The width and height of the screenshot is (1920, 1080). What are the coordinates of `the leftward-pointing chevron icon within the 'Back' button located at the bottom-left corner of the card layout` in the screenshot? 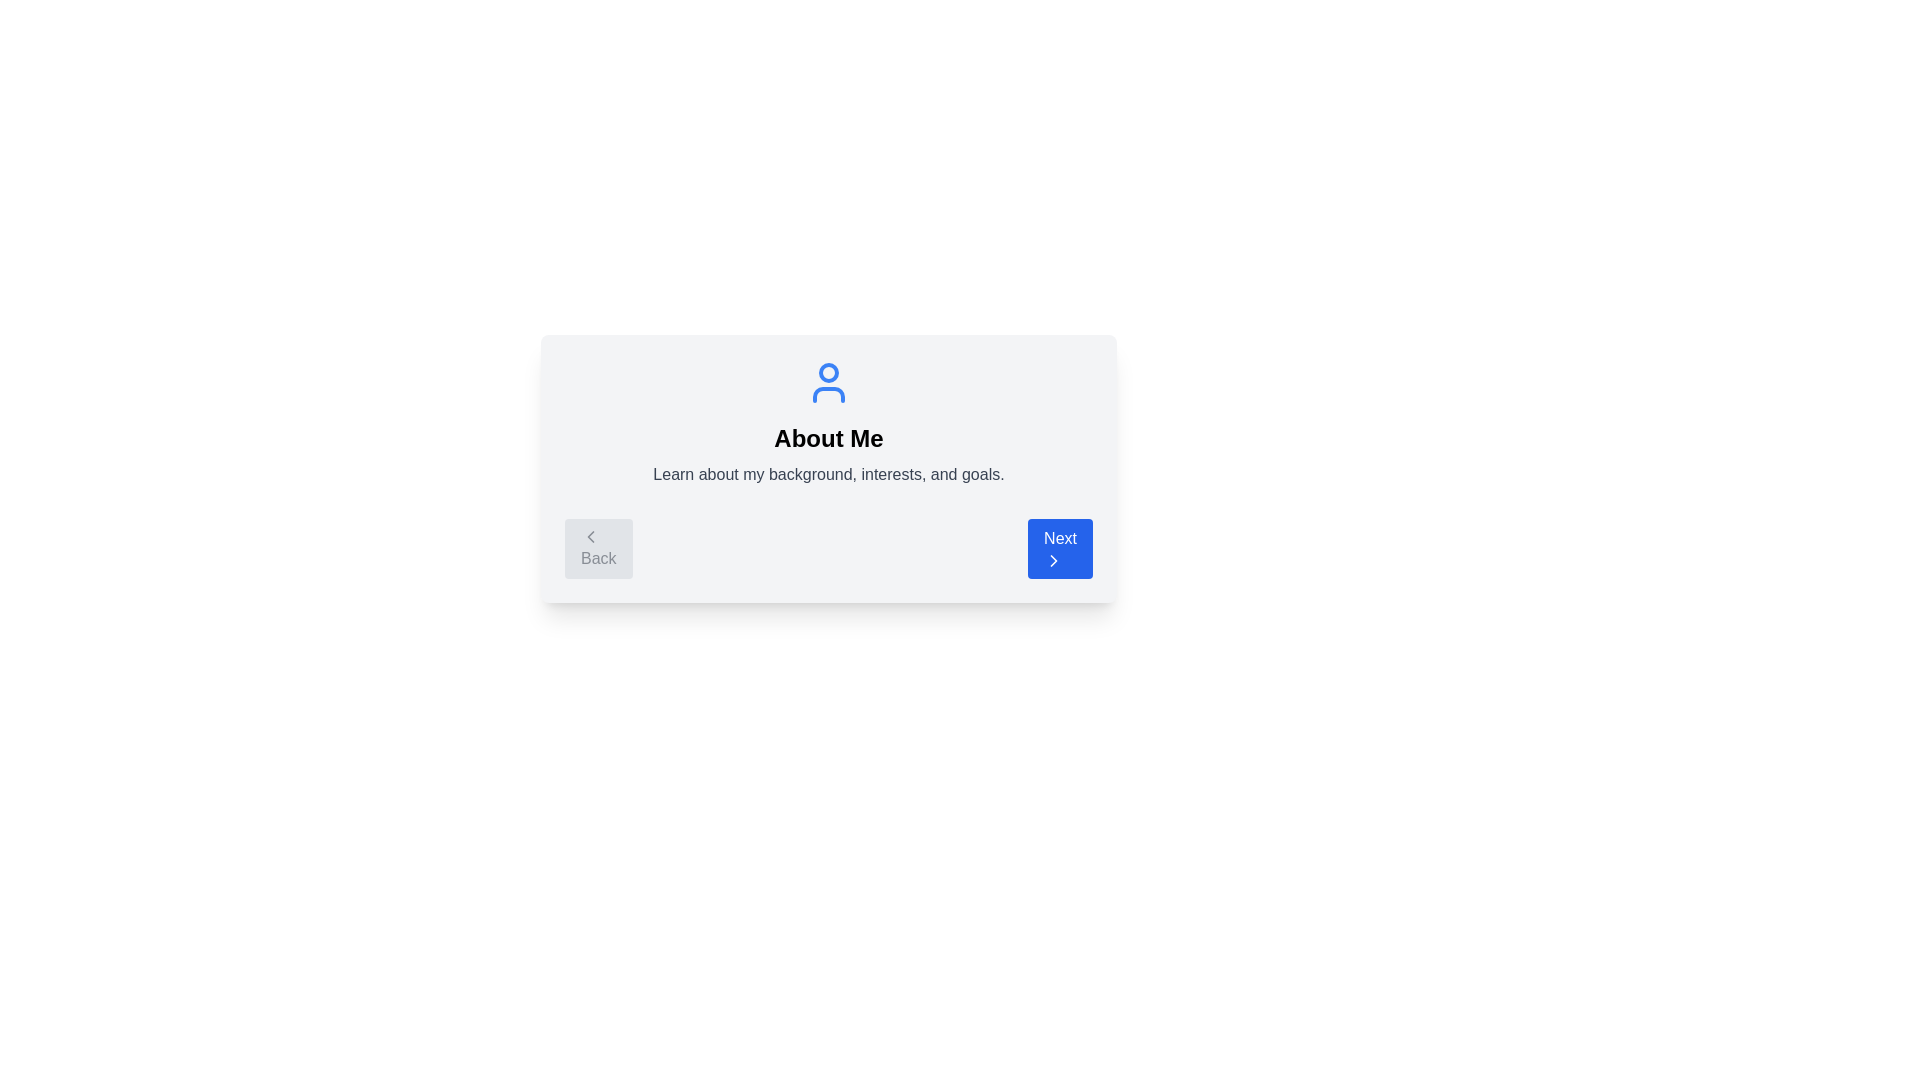 It's located at (589, 535).